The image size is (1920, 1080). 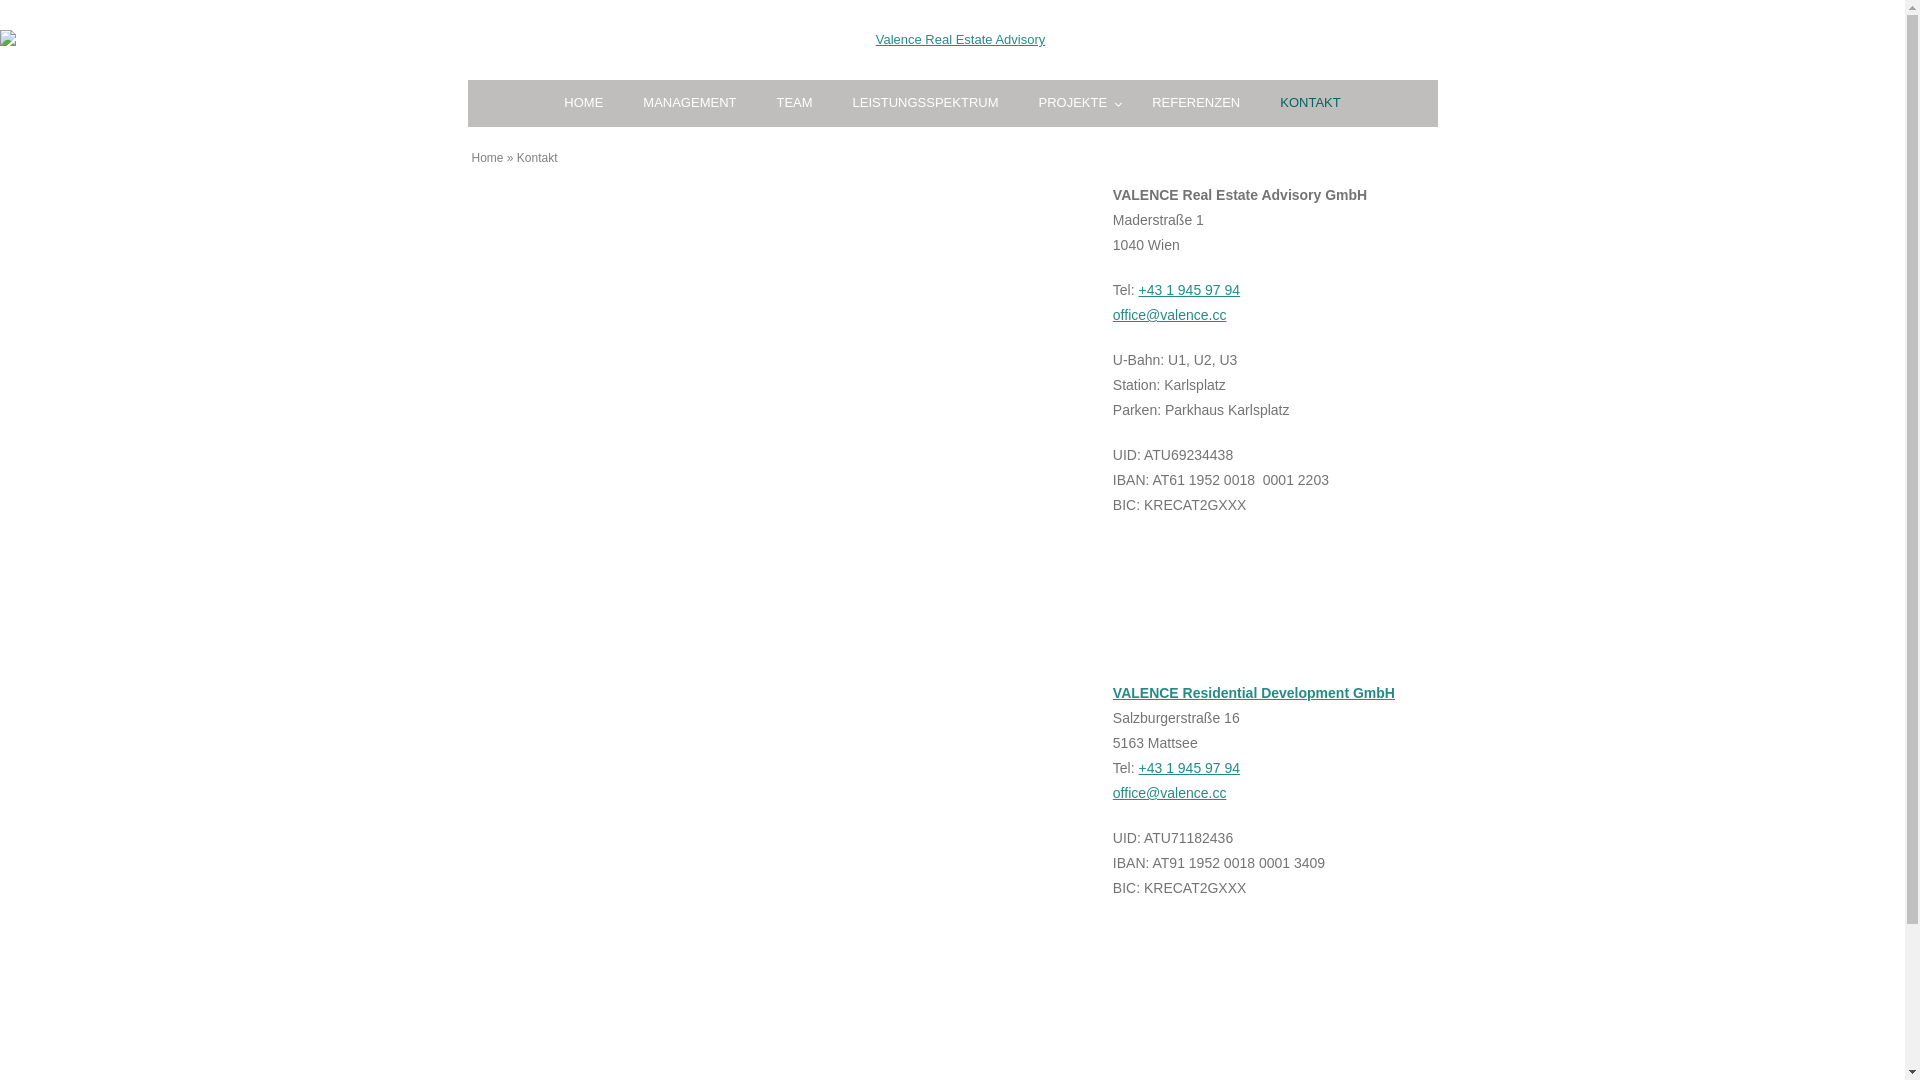 What do you see at coordinates (1252, 692) in the screenshot?
I see `'VALENCE Residential Development GmbH'` at bounding box center [1252, 692].